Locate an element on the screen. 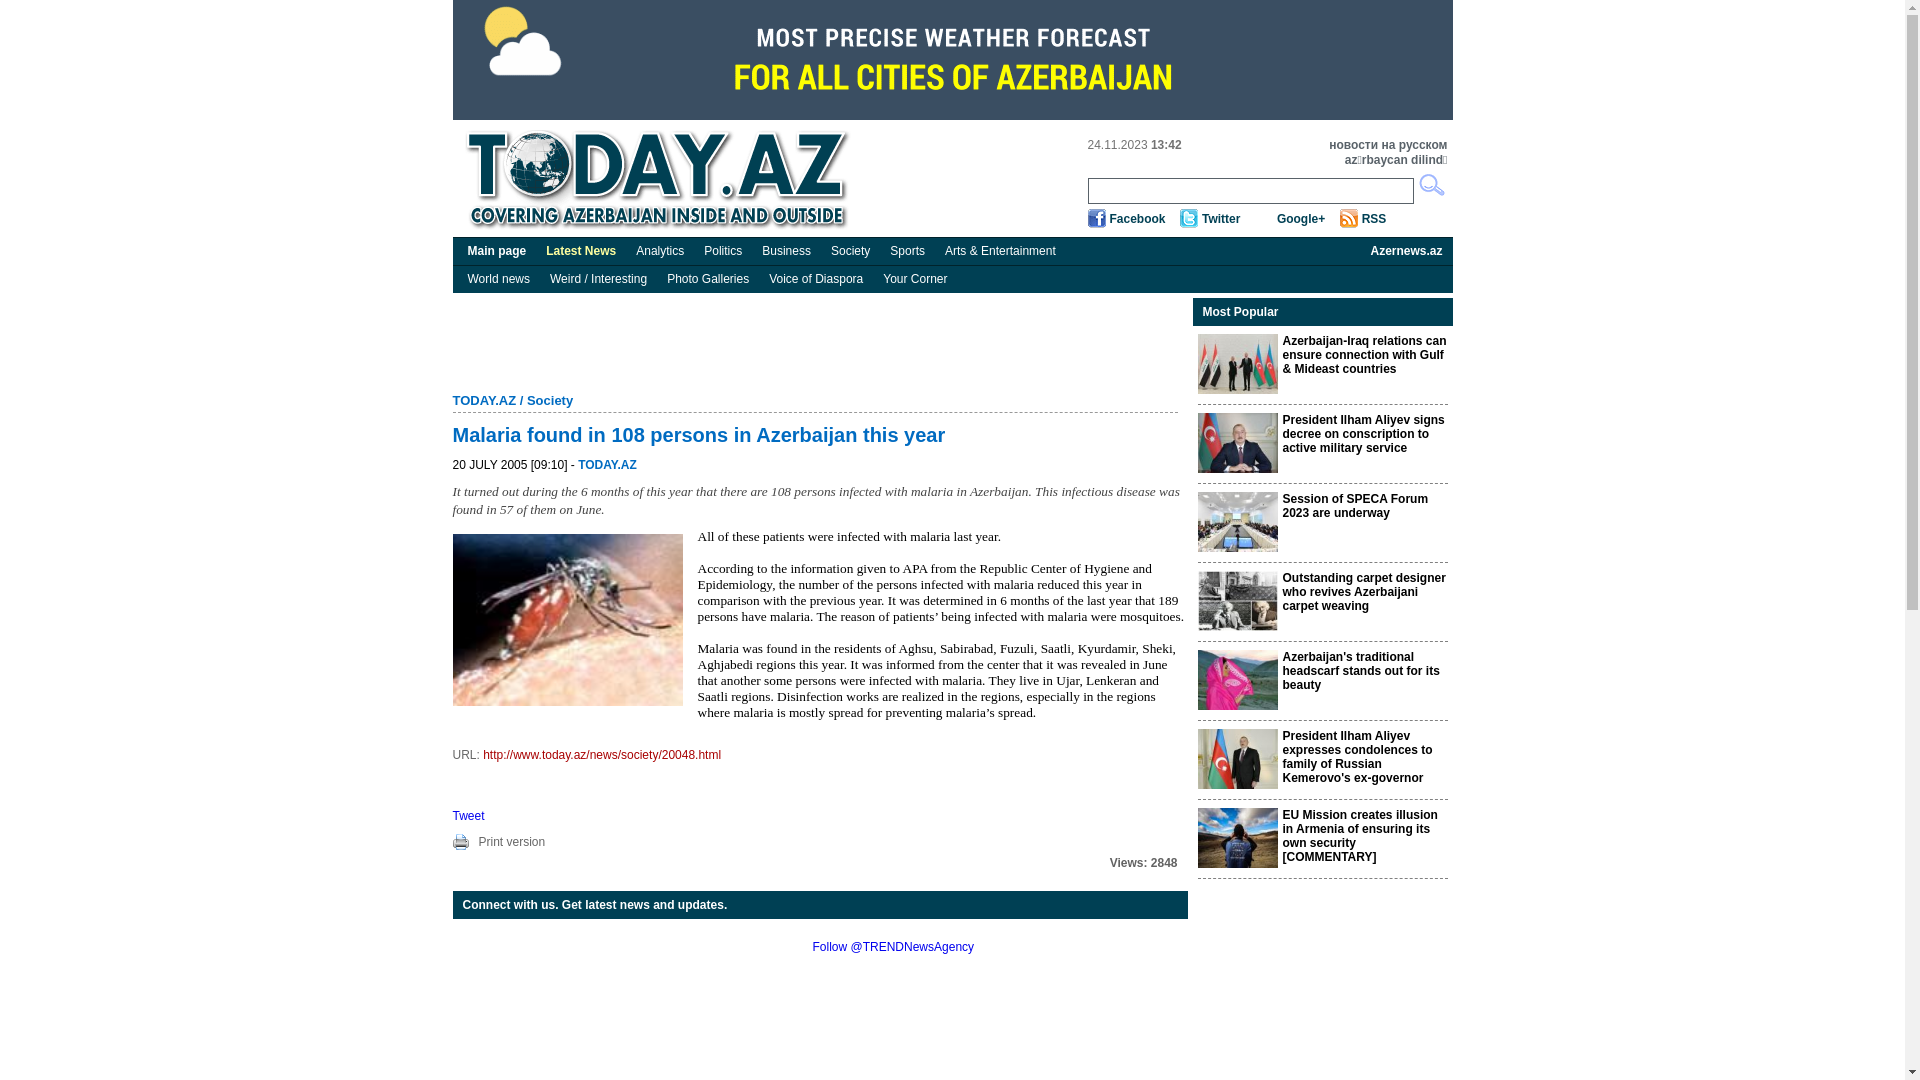 The width and height of the screenshot is (1920, 1080). 'Print version' is located at coordinates (511, 841).